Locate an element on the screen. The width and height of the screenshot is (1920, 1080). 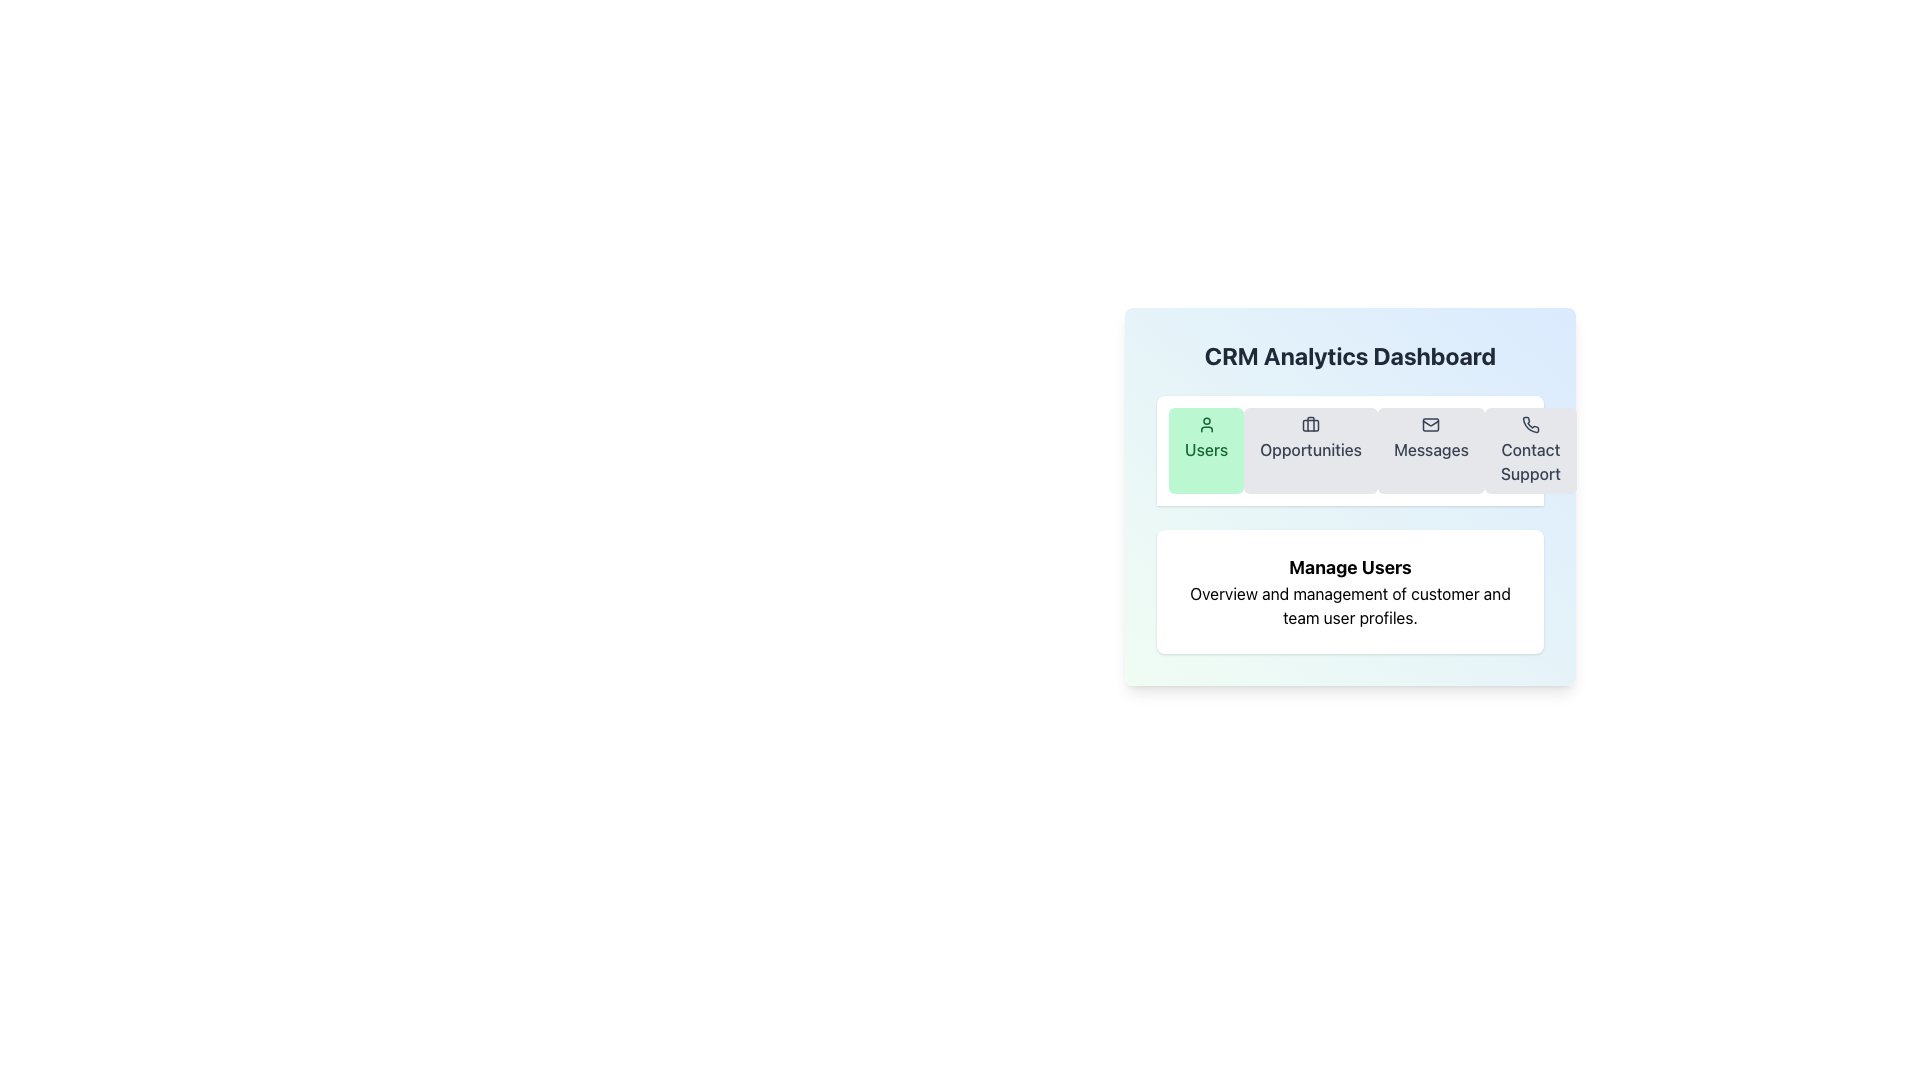
the briefcase icon located at the top center of the 'Opportunities' tab, which is visually paired with the text 'Opportunities' below it is located at coordinates (1310, 423).